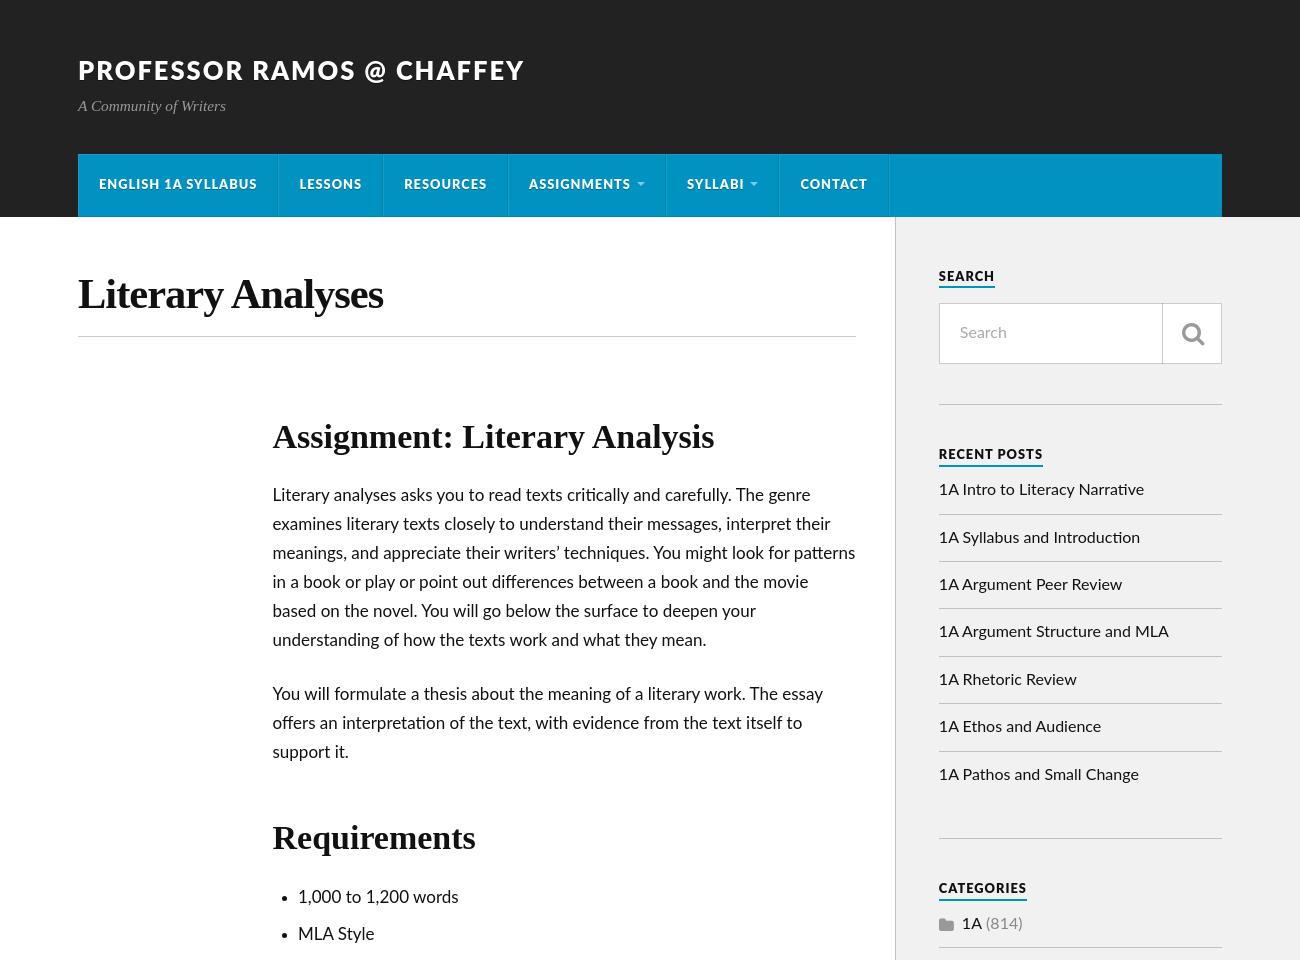 The height and width of the screenshot is (960, 1300). Describe the element at coordinates (492, 435) in the screenshot. I see `'Assignment: Literary Analysis'` at that location.